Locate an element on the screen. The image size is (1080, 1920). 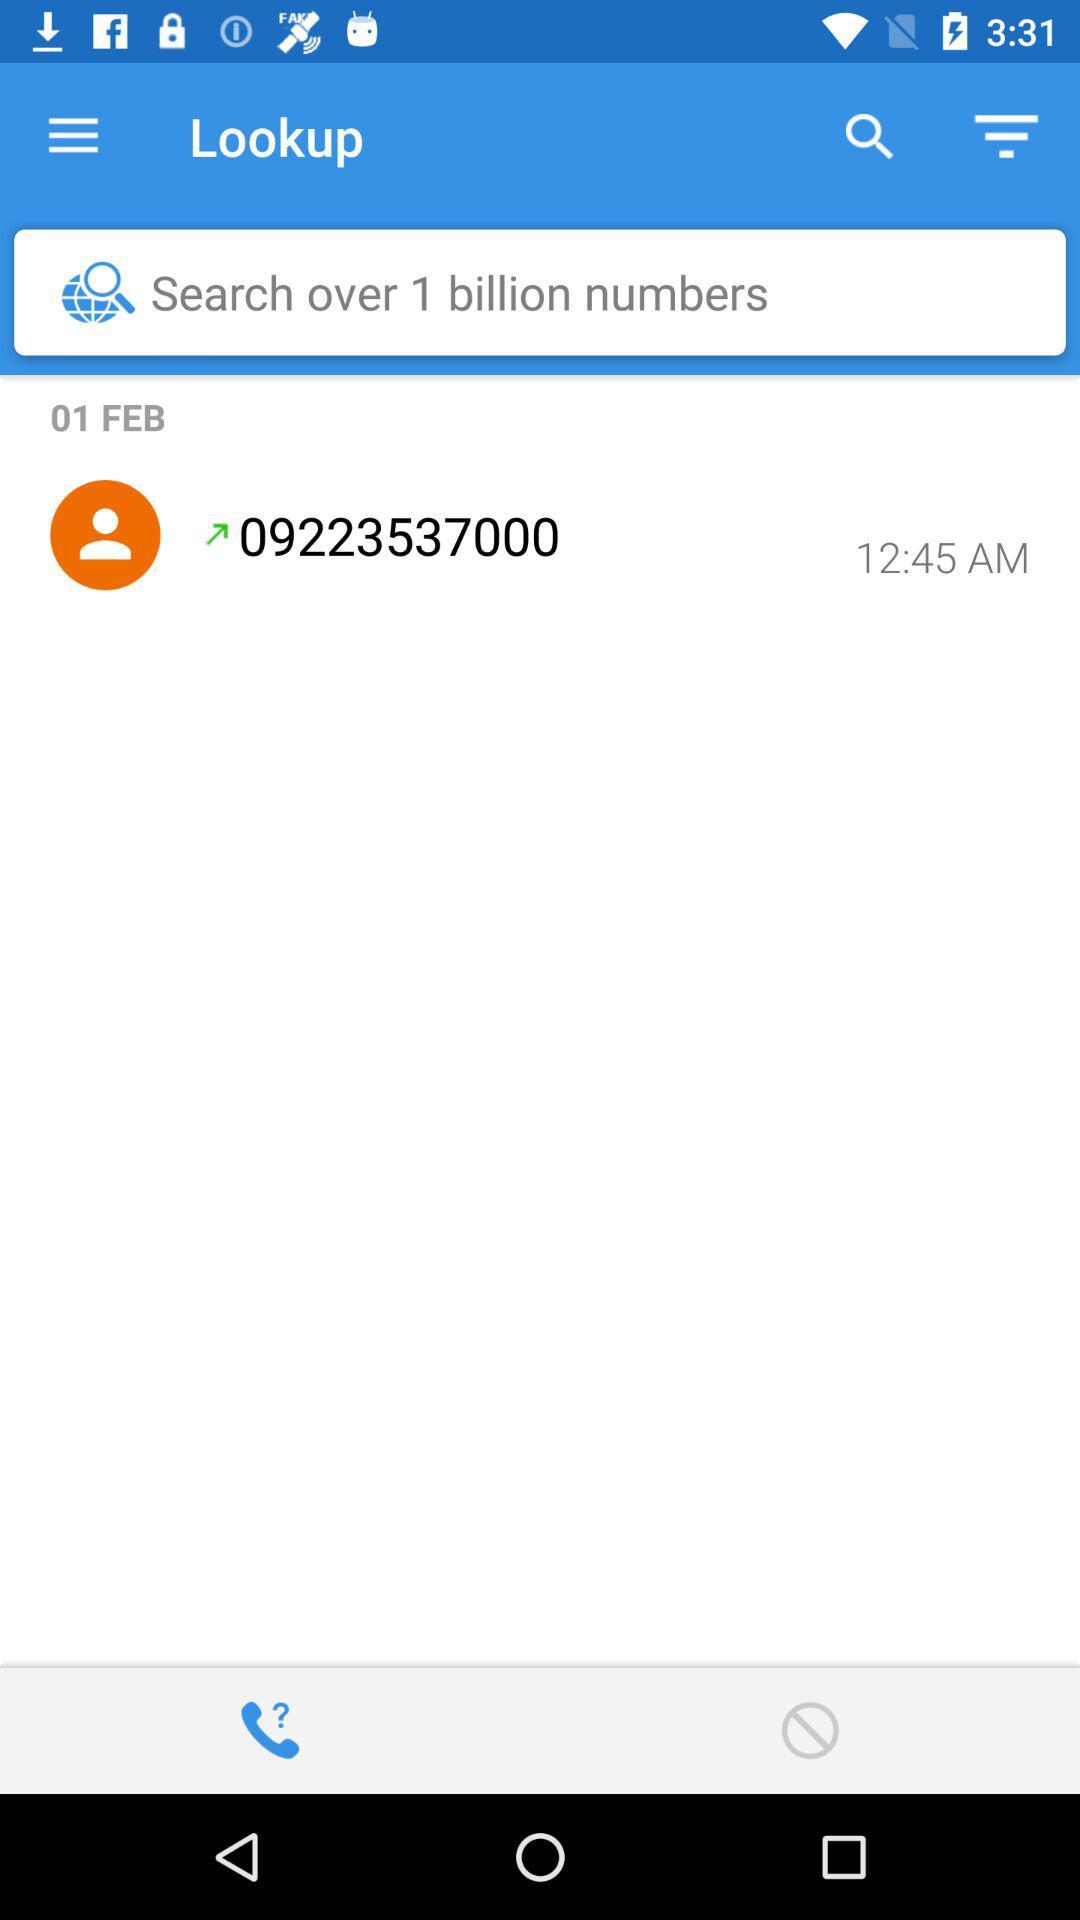
the icon to the left of the search over 1 icon is located at coordinates (98, 291).